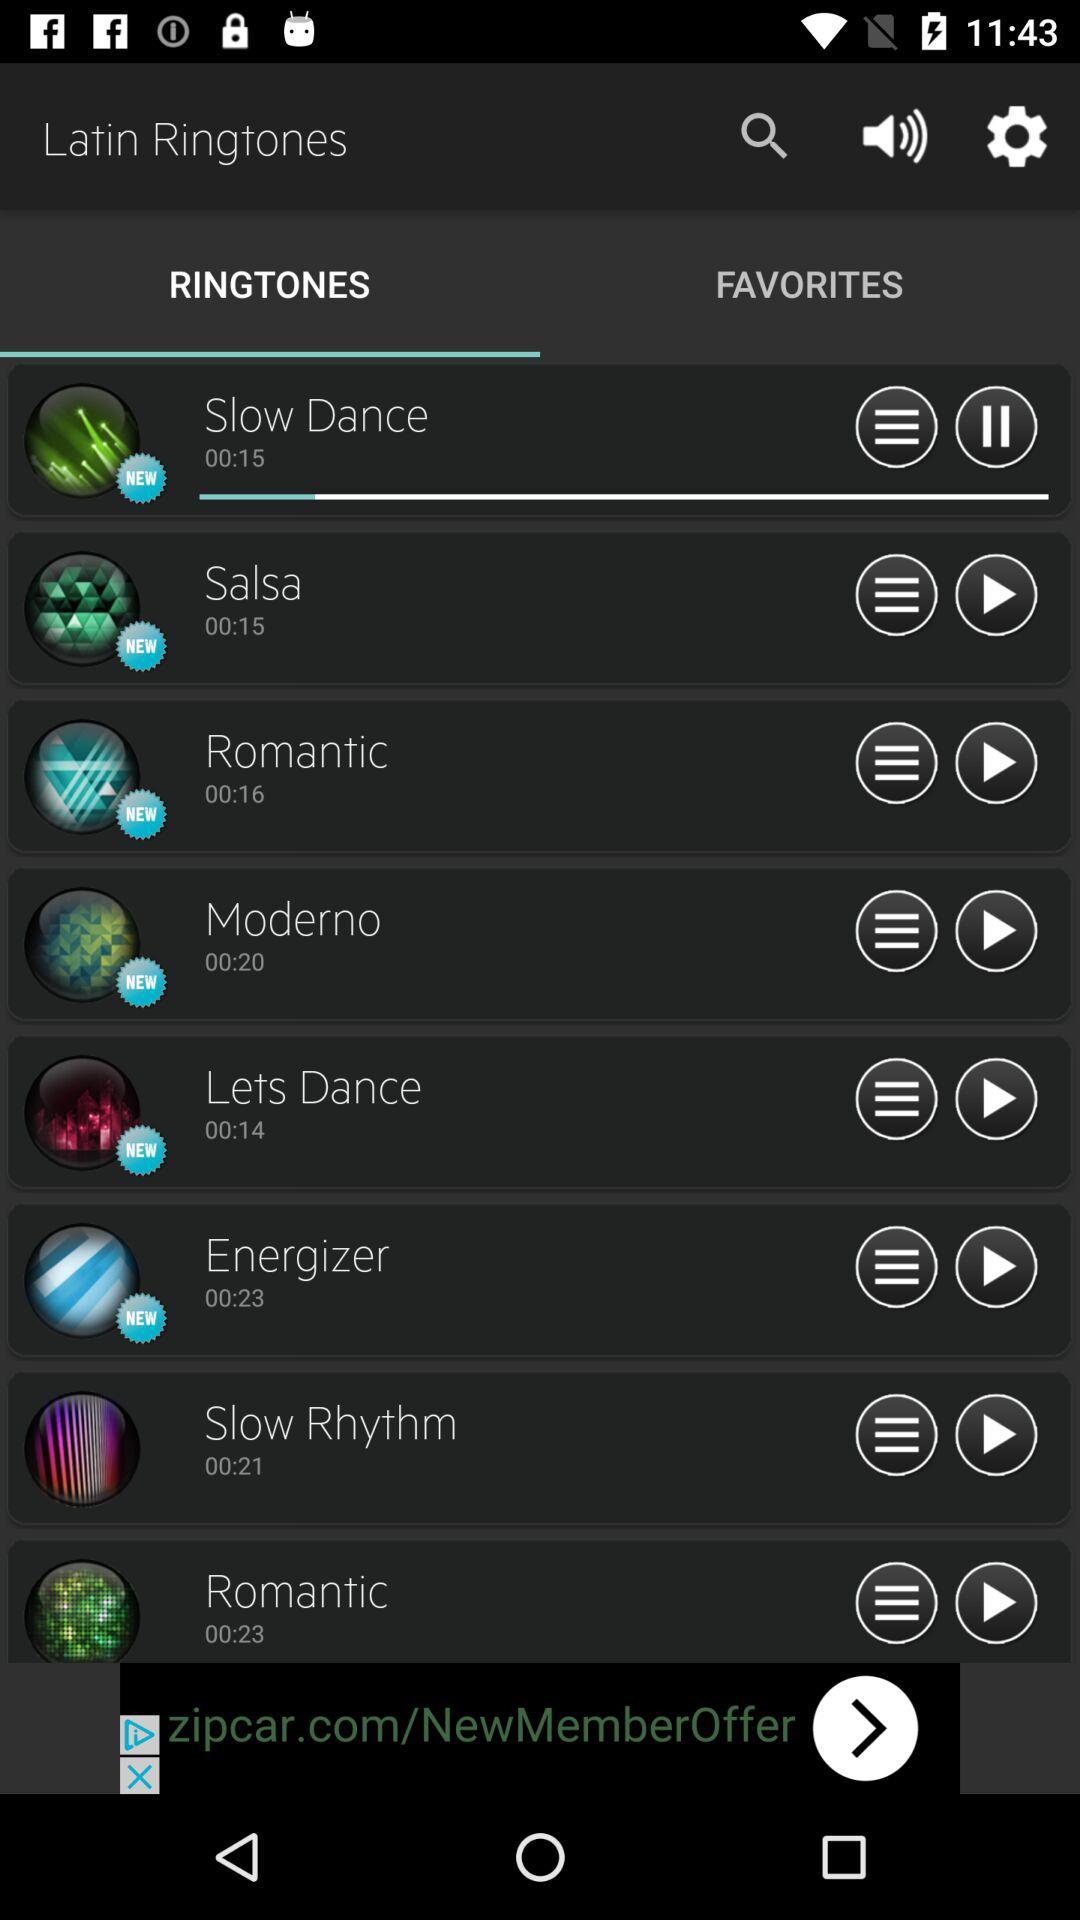 This screenshot has width=1080, height=1920. What do you see at coordinates (80, 776) in the screenshot?
I see `selecticon which is before romantic on the page` at bounding box center [80, 776].